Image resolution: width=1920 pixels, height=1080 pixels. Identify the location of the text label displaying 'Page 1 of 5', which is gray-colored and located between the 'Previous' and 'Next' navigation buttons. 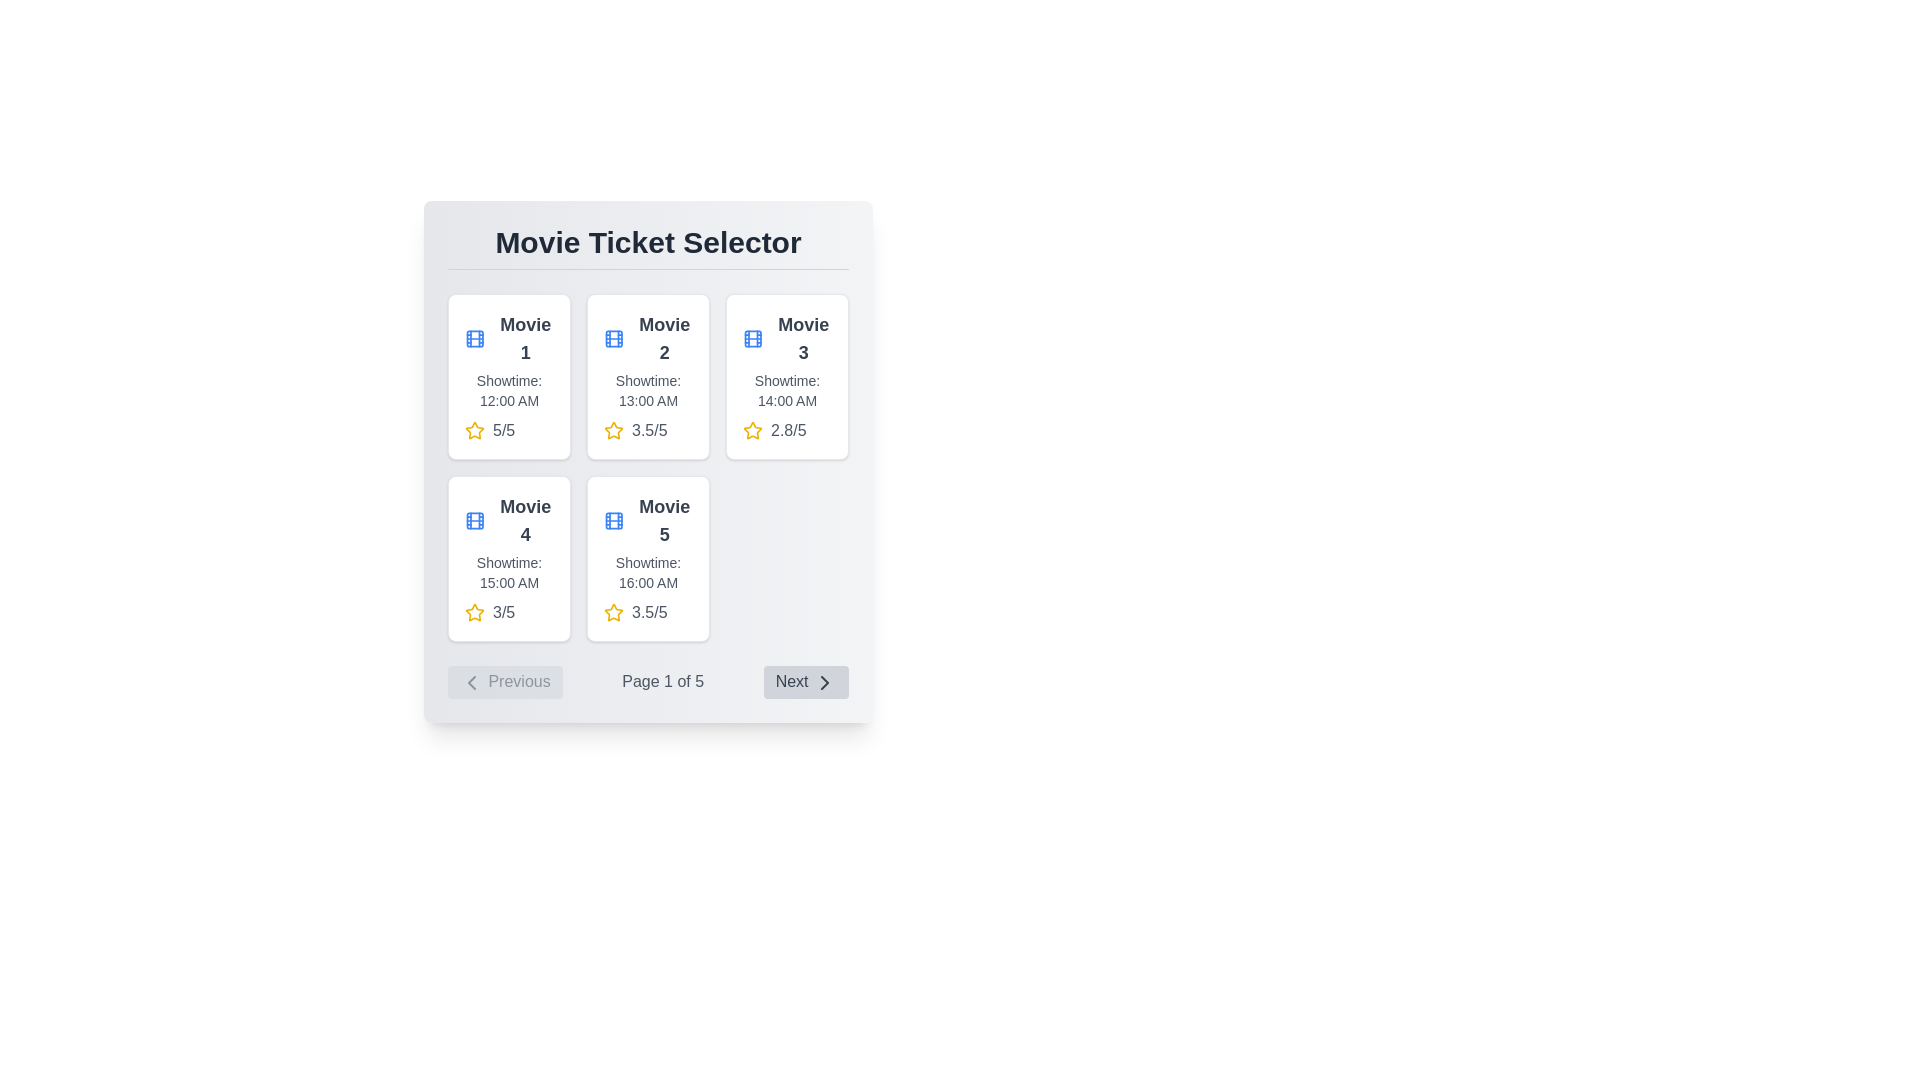
(663, 681).